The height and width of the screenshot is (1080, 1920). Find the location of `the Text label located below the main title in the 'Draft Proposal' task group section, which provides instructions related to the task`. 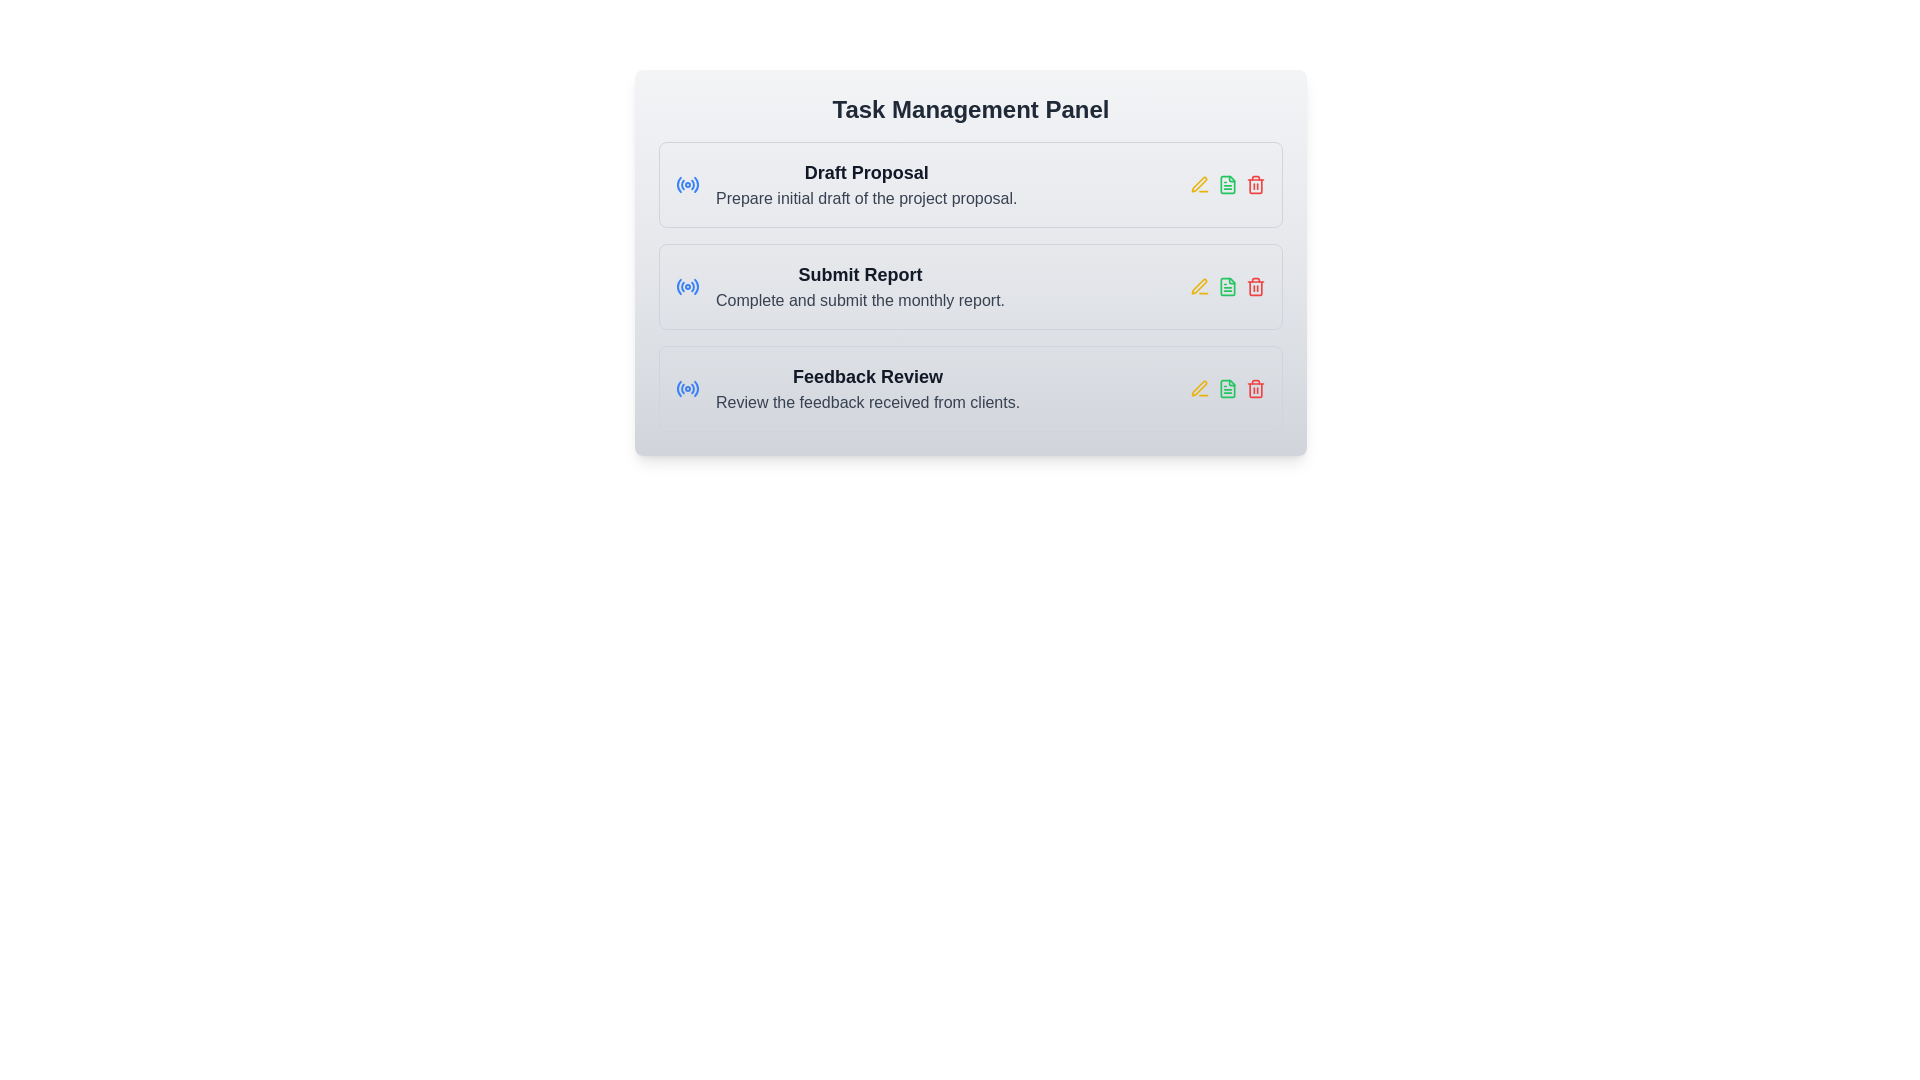

the Text label located below the main title in the 'Draft Proposal' task group section, which provides instructions related to the task is located at coordinates (866, 199).